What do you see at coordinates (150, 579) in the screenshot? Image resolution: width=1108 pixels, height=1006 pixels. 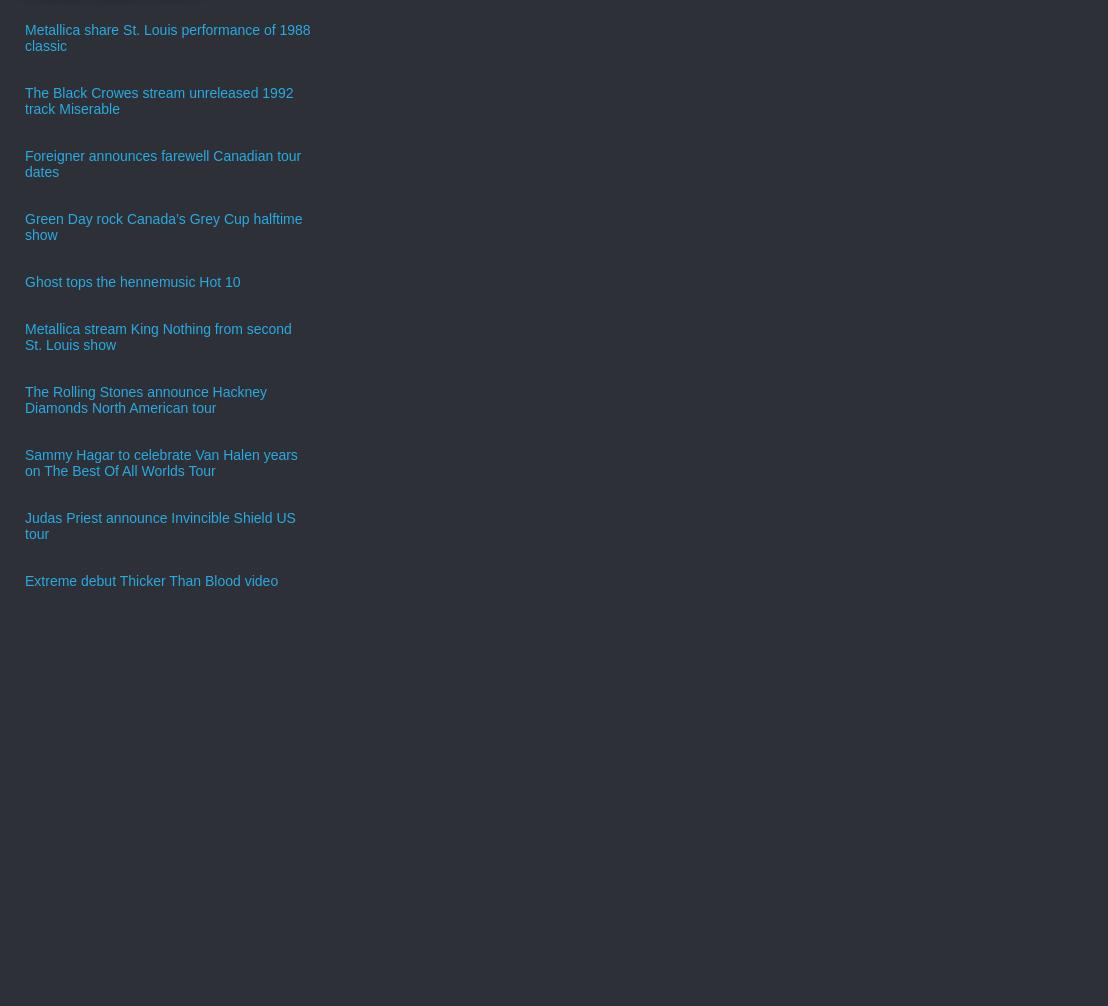 I see `'Extreme debut Thicker Than Blood video'` at bounding box center [150, 579].